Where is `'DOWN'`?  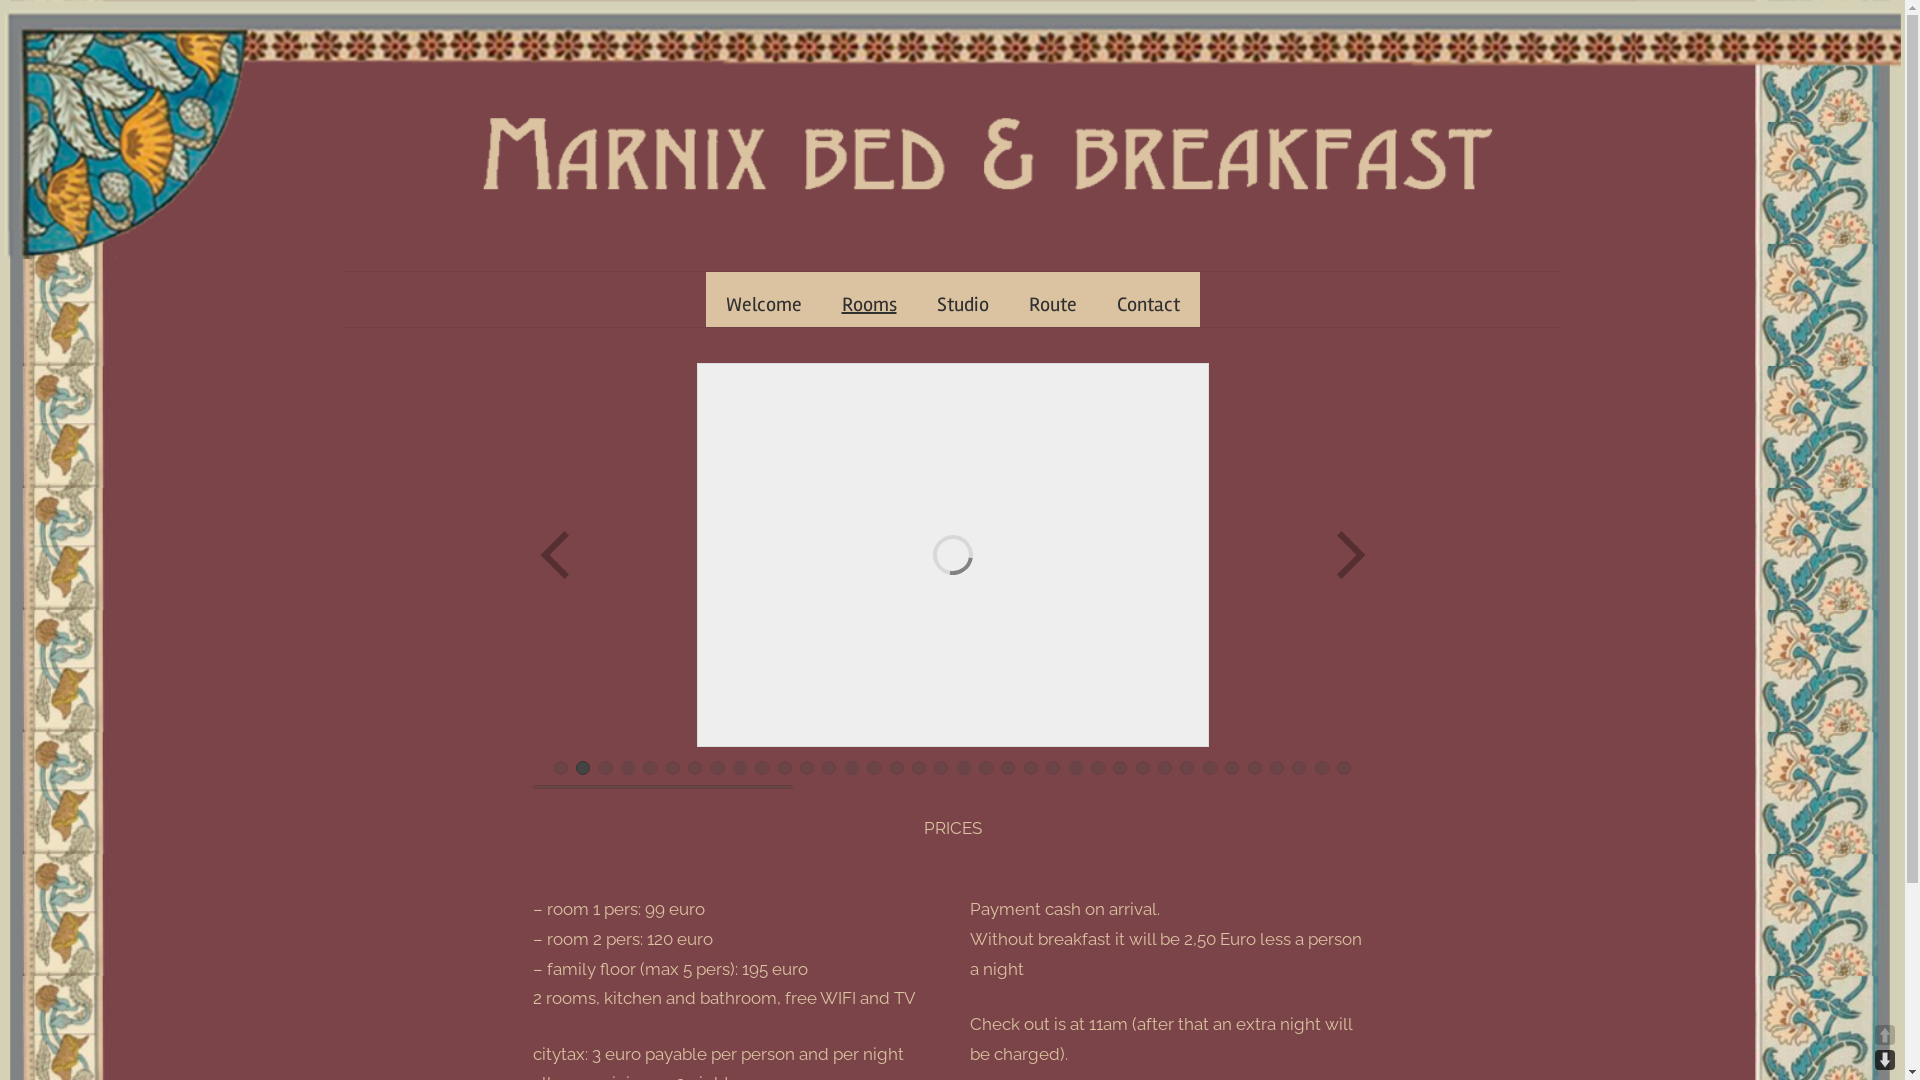 'DOWN' is located at coordinates (1884, 1059).